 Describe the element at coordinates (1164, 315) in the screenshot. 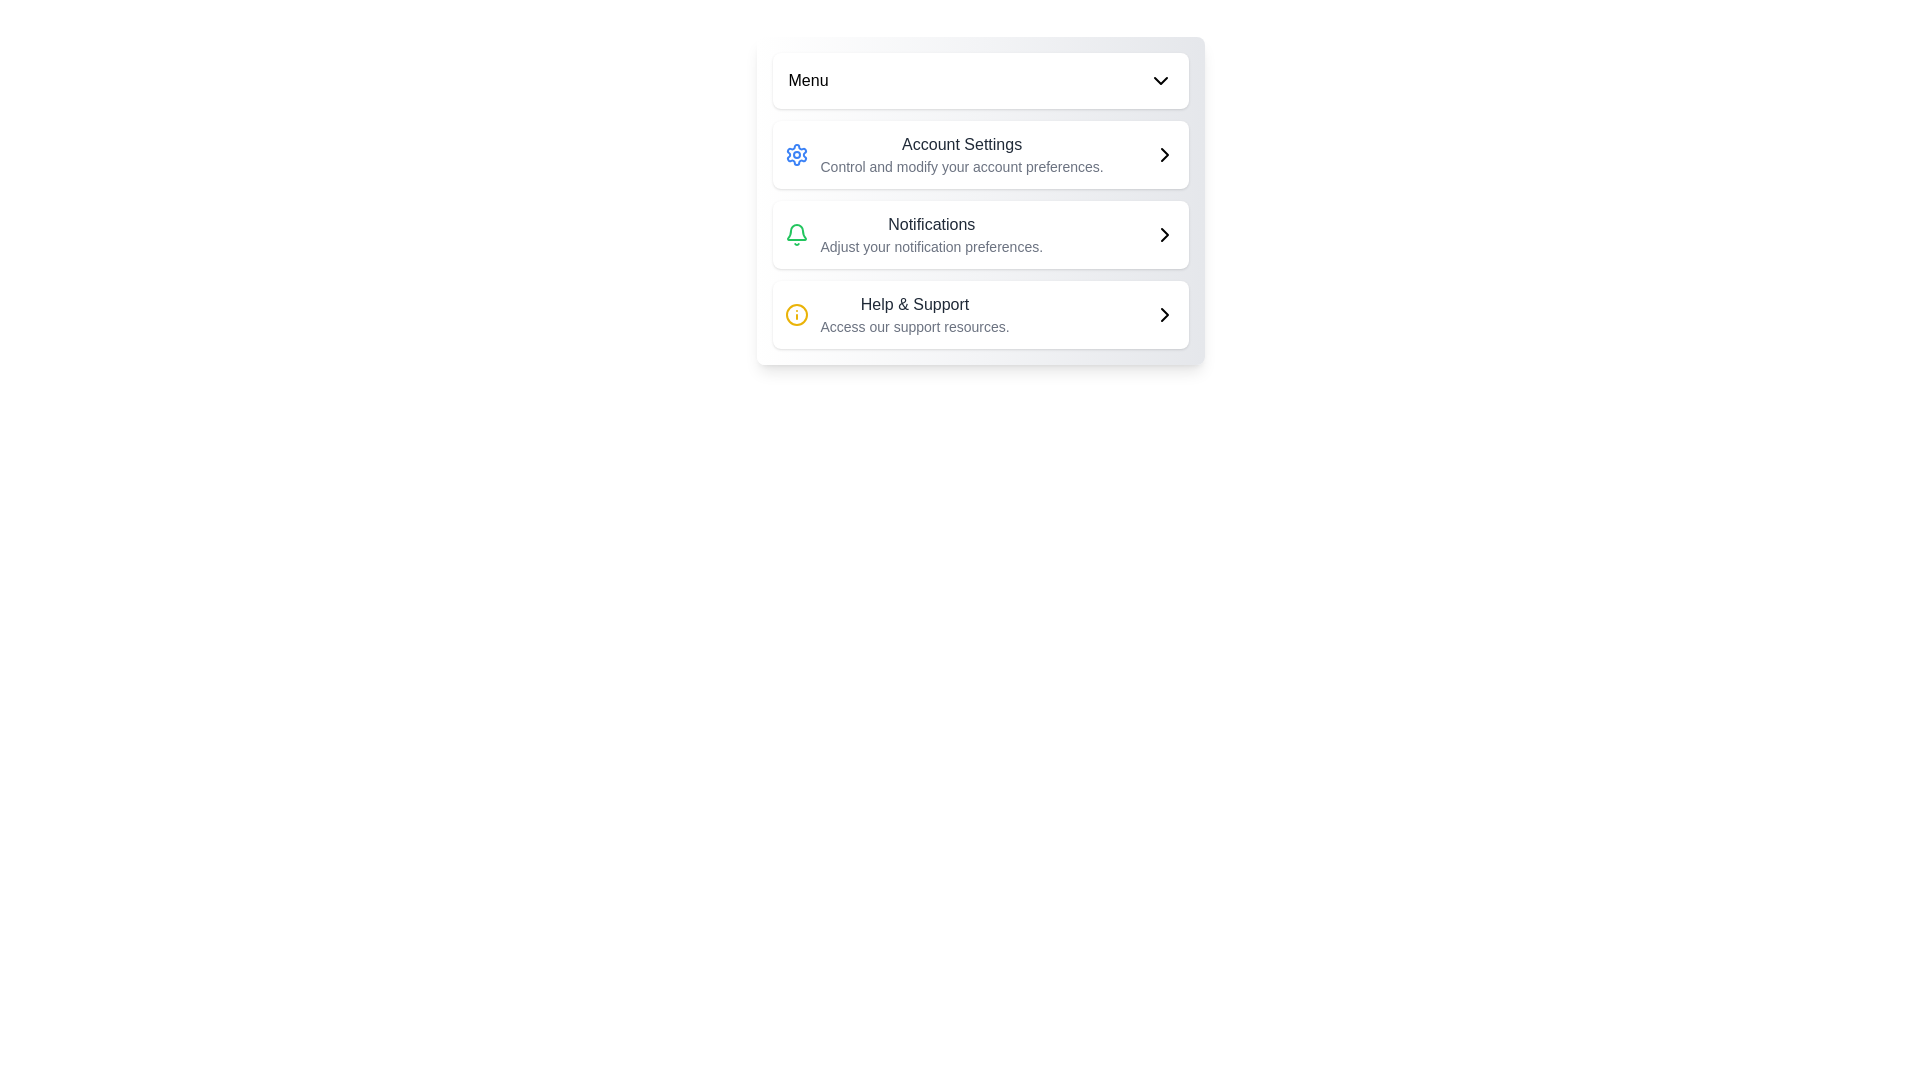

I see `the chevron icon located to the right of the Help & Support section's description text` at that location.